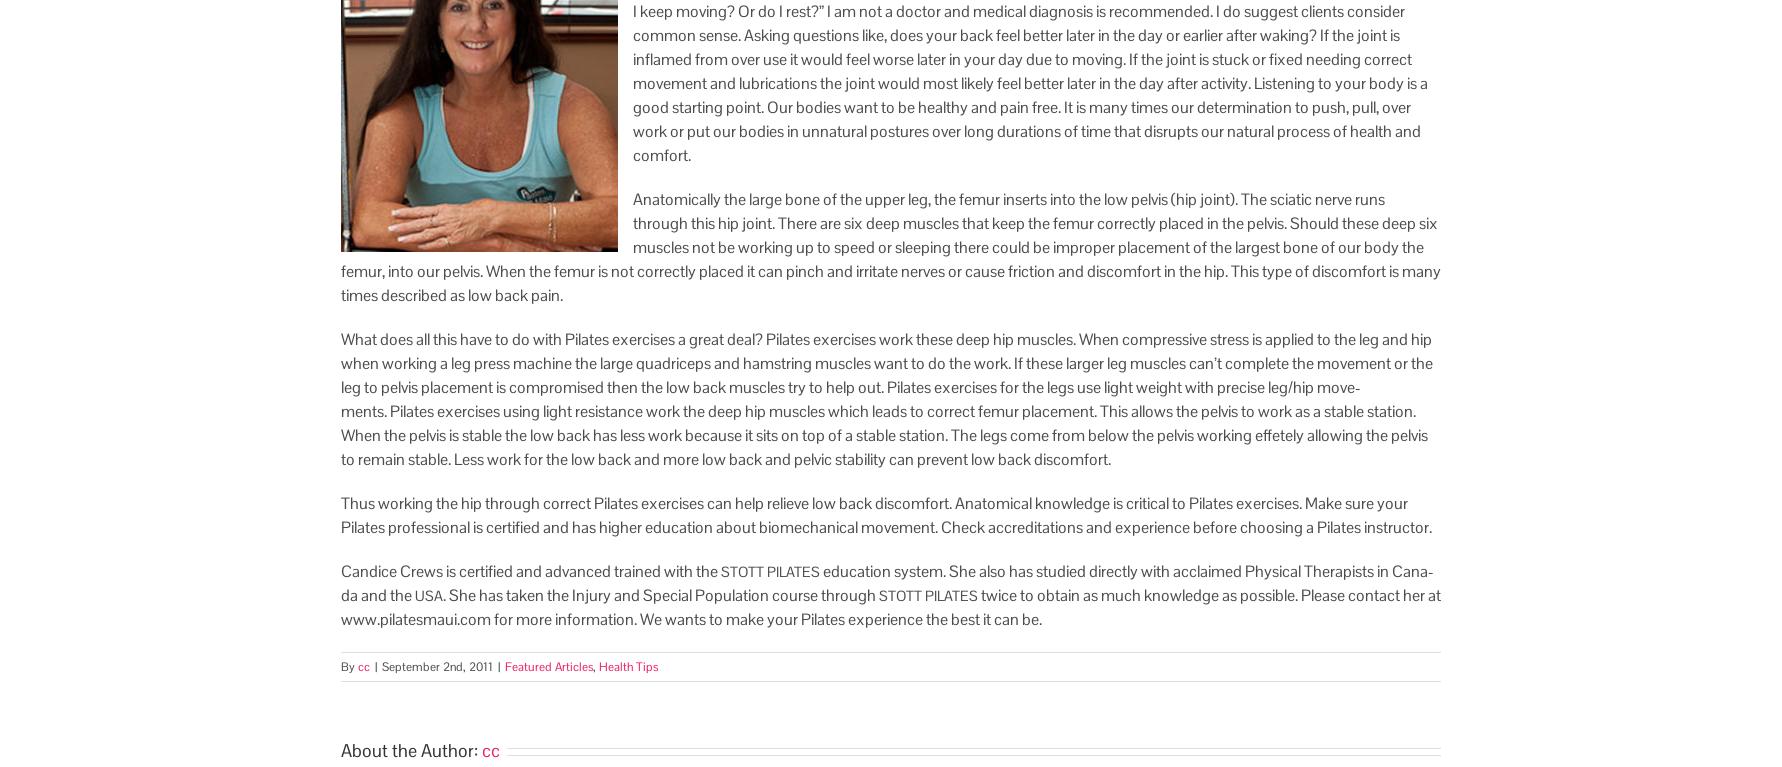 This screenshot has width=1782, height=767. What do you see at coordinates (530, 570) in the screenshot?
I see `'Can­dice Crews is cer­ti­fied and advanced trained with the'` at bounding box center [530, 570].